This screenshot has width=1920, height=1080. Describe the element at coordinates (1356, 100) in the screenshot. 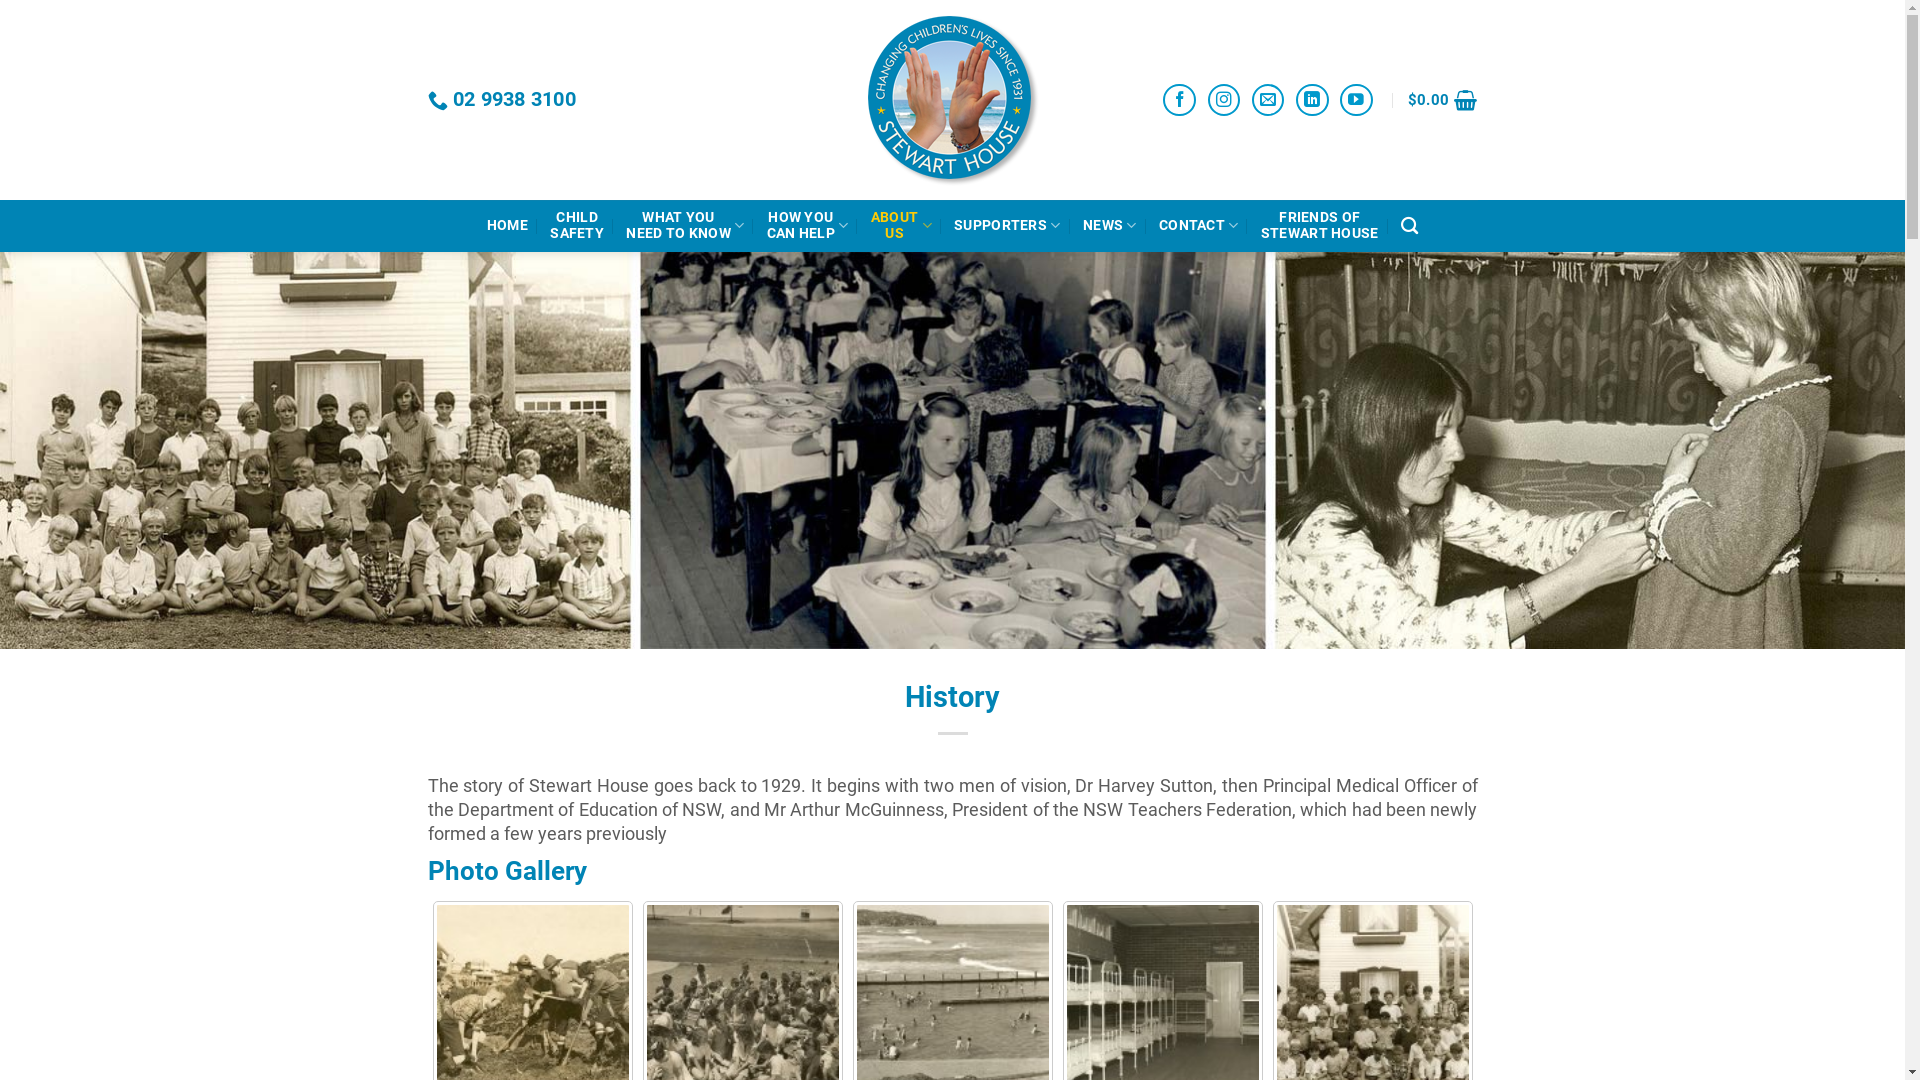

I see `'Follow on YouTube'` at that location.